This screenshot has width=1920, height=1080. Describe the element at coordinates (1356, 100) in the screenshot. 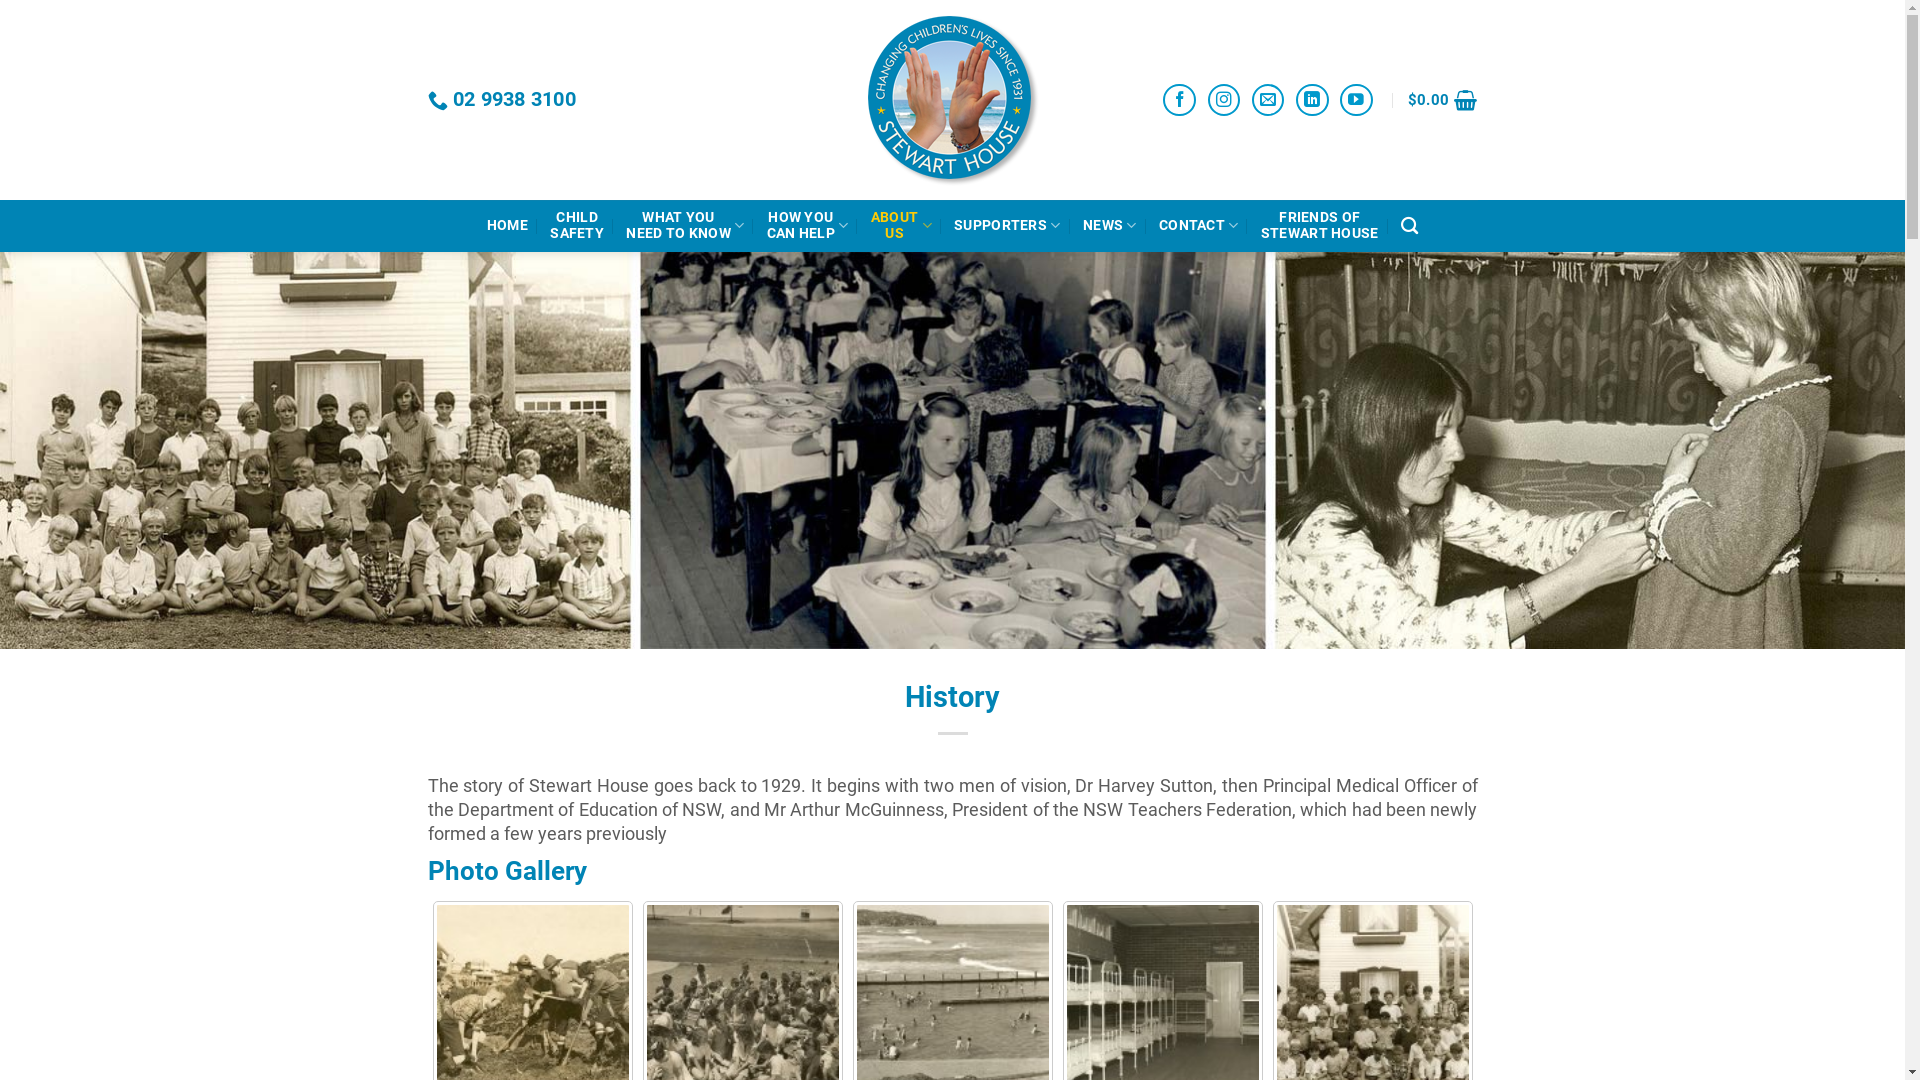

I see `'Follow on YouTube'` at that location.